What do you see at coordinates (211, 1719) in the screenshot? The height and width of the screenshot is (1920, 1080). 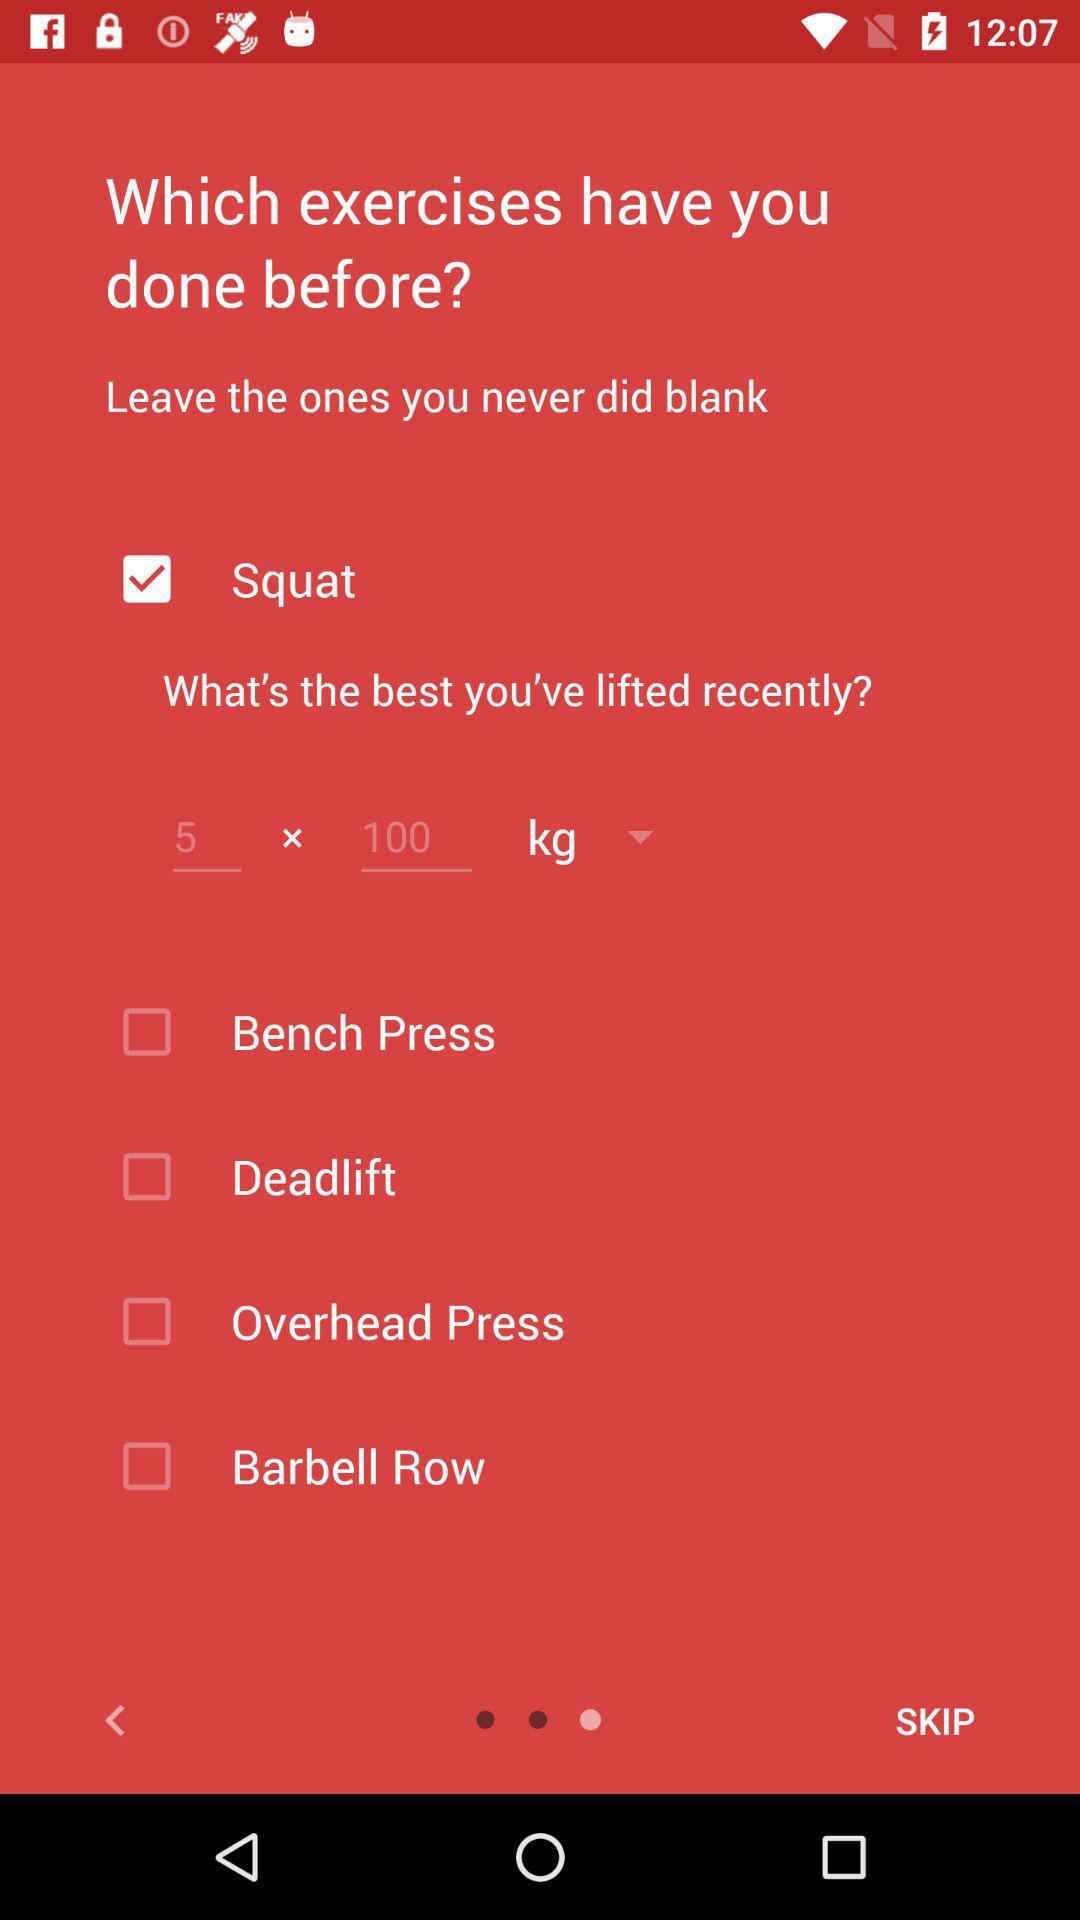 I see `previous` at bounding box center [211, 1719].